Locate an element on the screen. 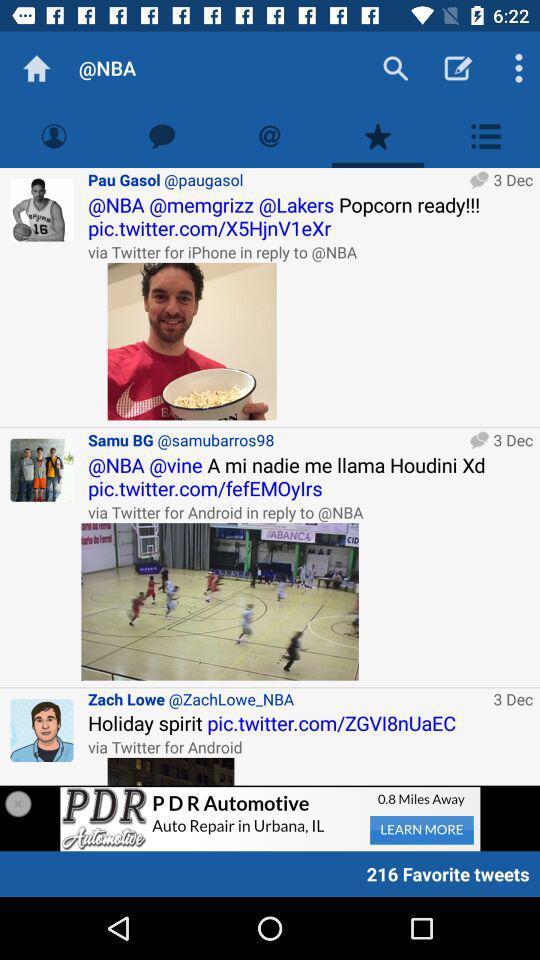 The height and width of the screenshot is (960, 540). profile is located at coordinates (42, 729).